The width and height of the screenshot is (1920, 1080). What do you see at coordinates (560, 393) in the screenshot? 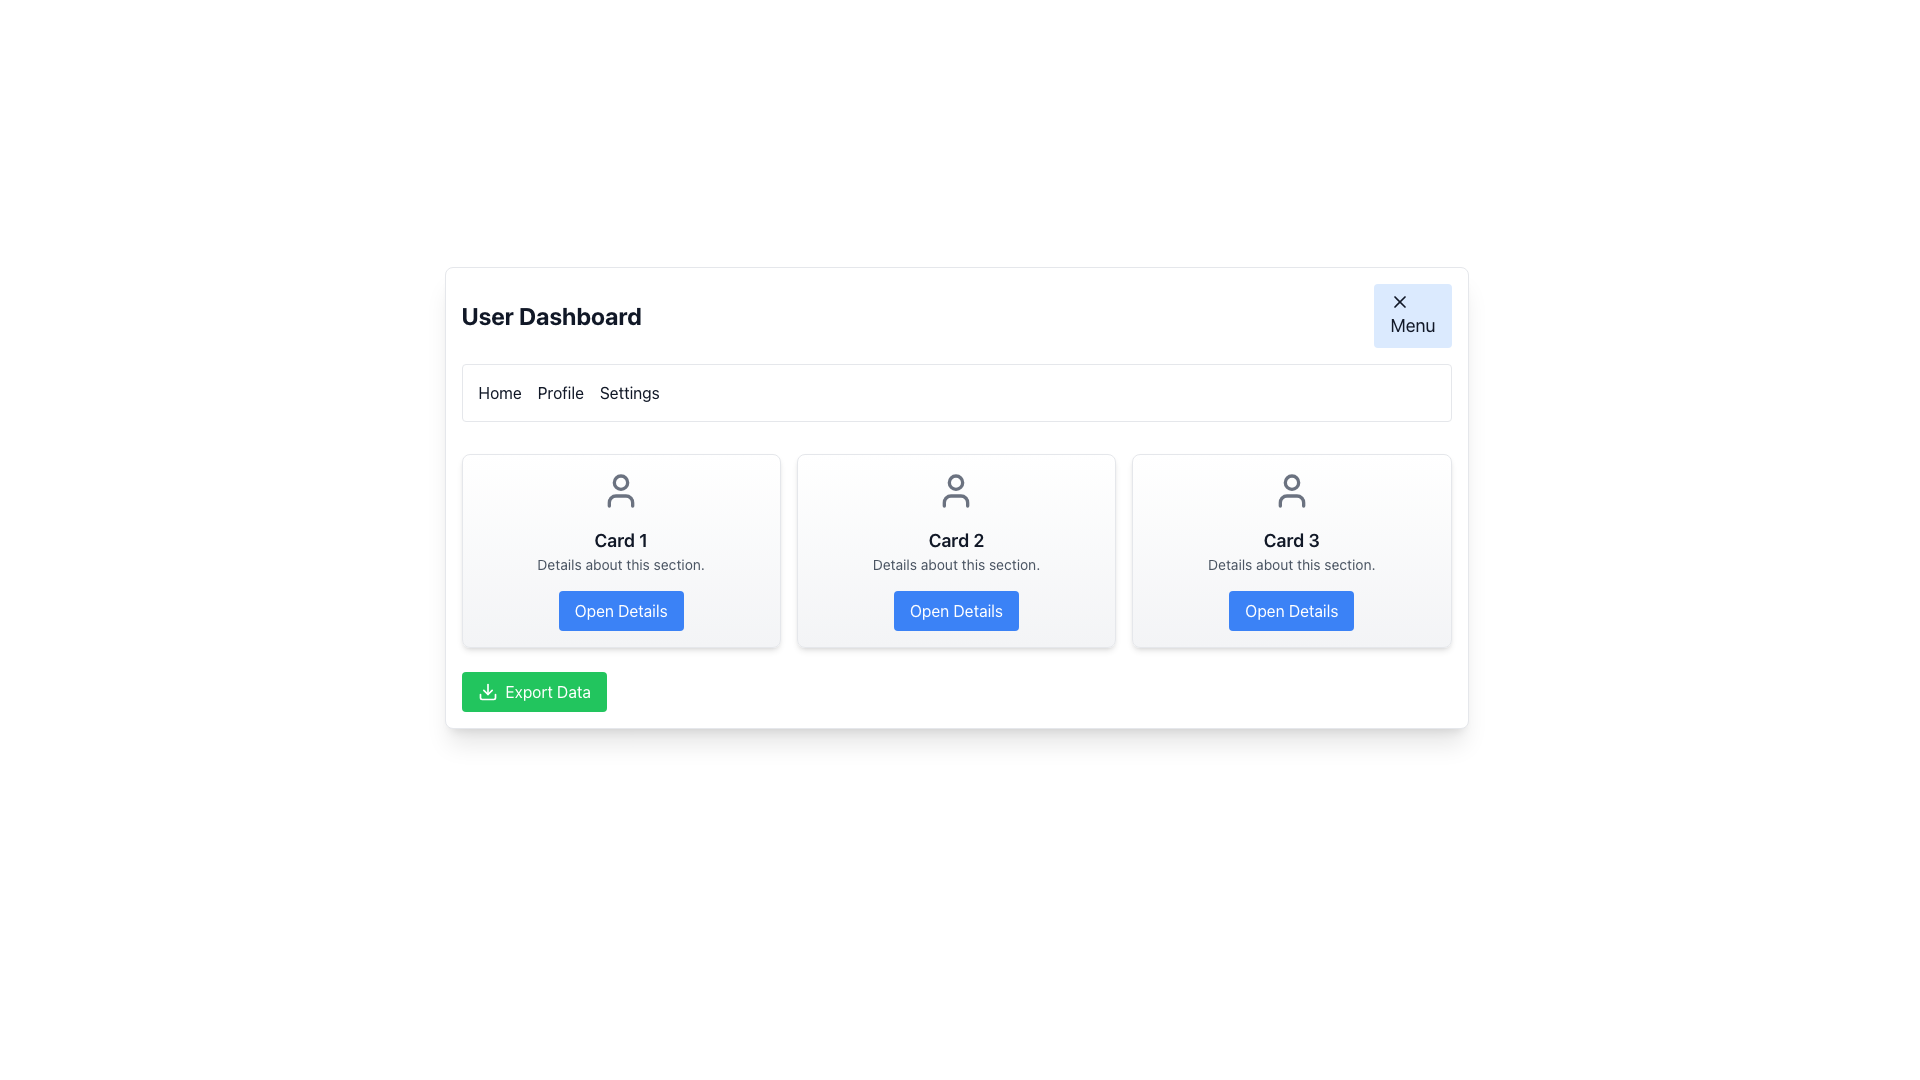
I see `the 'Profile' navigation link, which is the second item in a horizontal list of navigation items at the top center of the page` at bounding box center [560, 393].